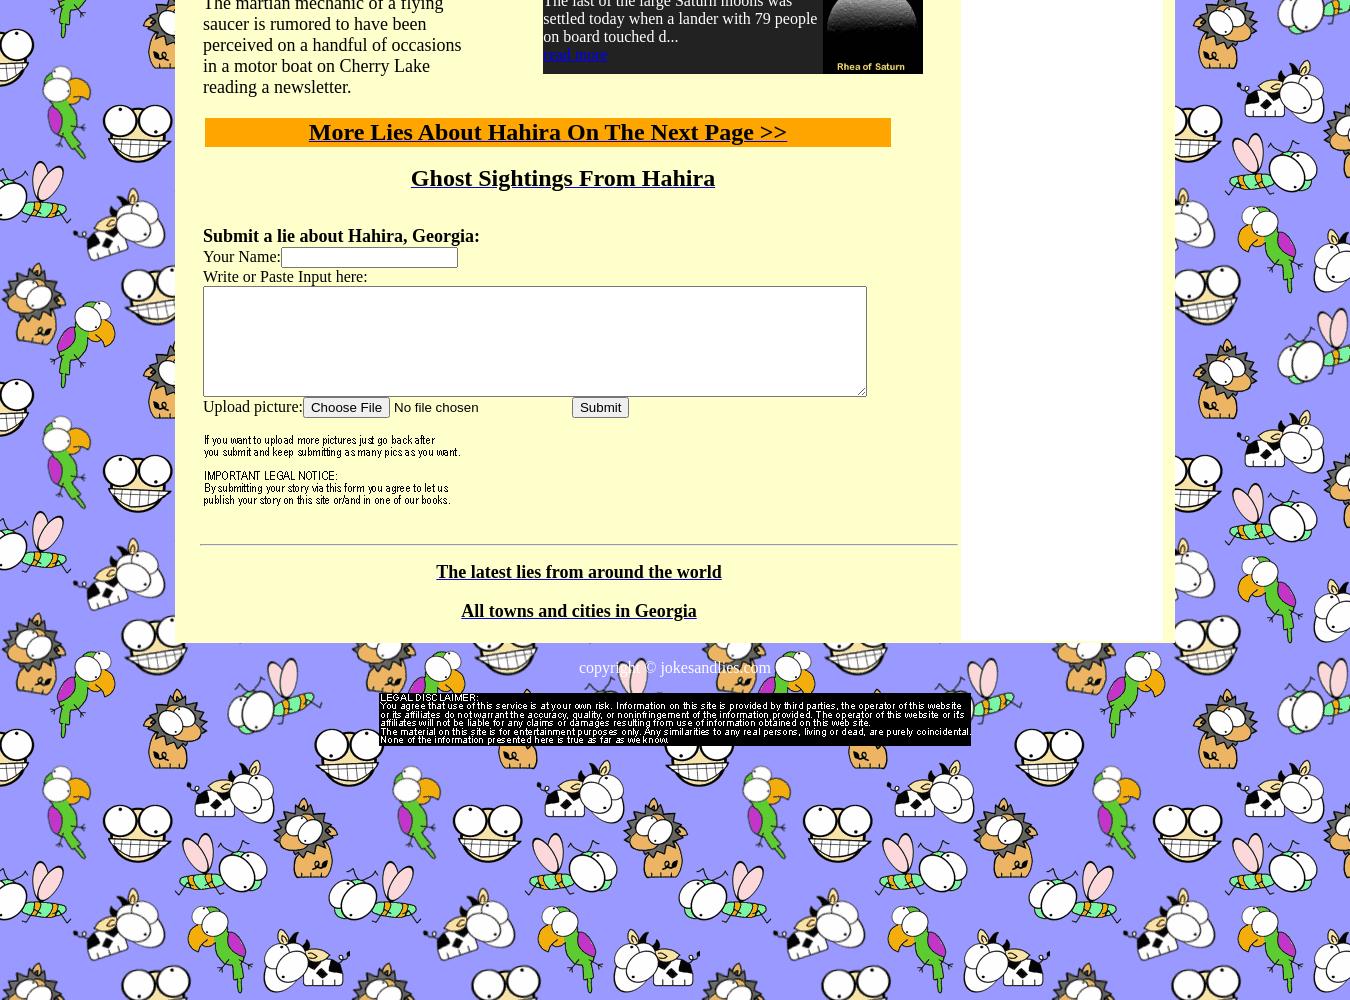 The height and width of the screenshot is (1000, 1350). Describe the element at coordinates (203, 276) in the screenshot. I see `'Write or Paste Input here:'` at that location.